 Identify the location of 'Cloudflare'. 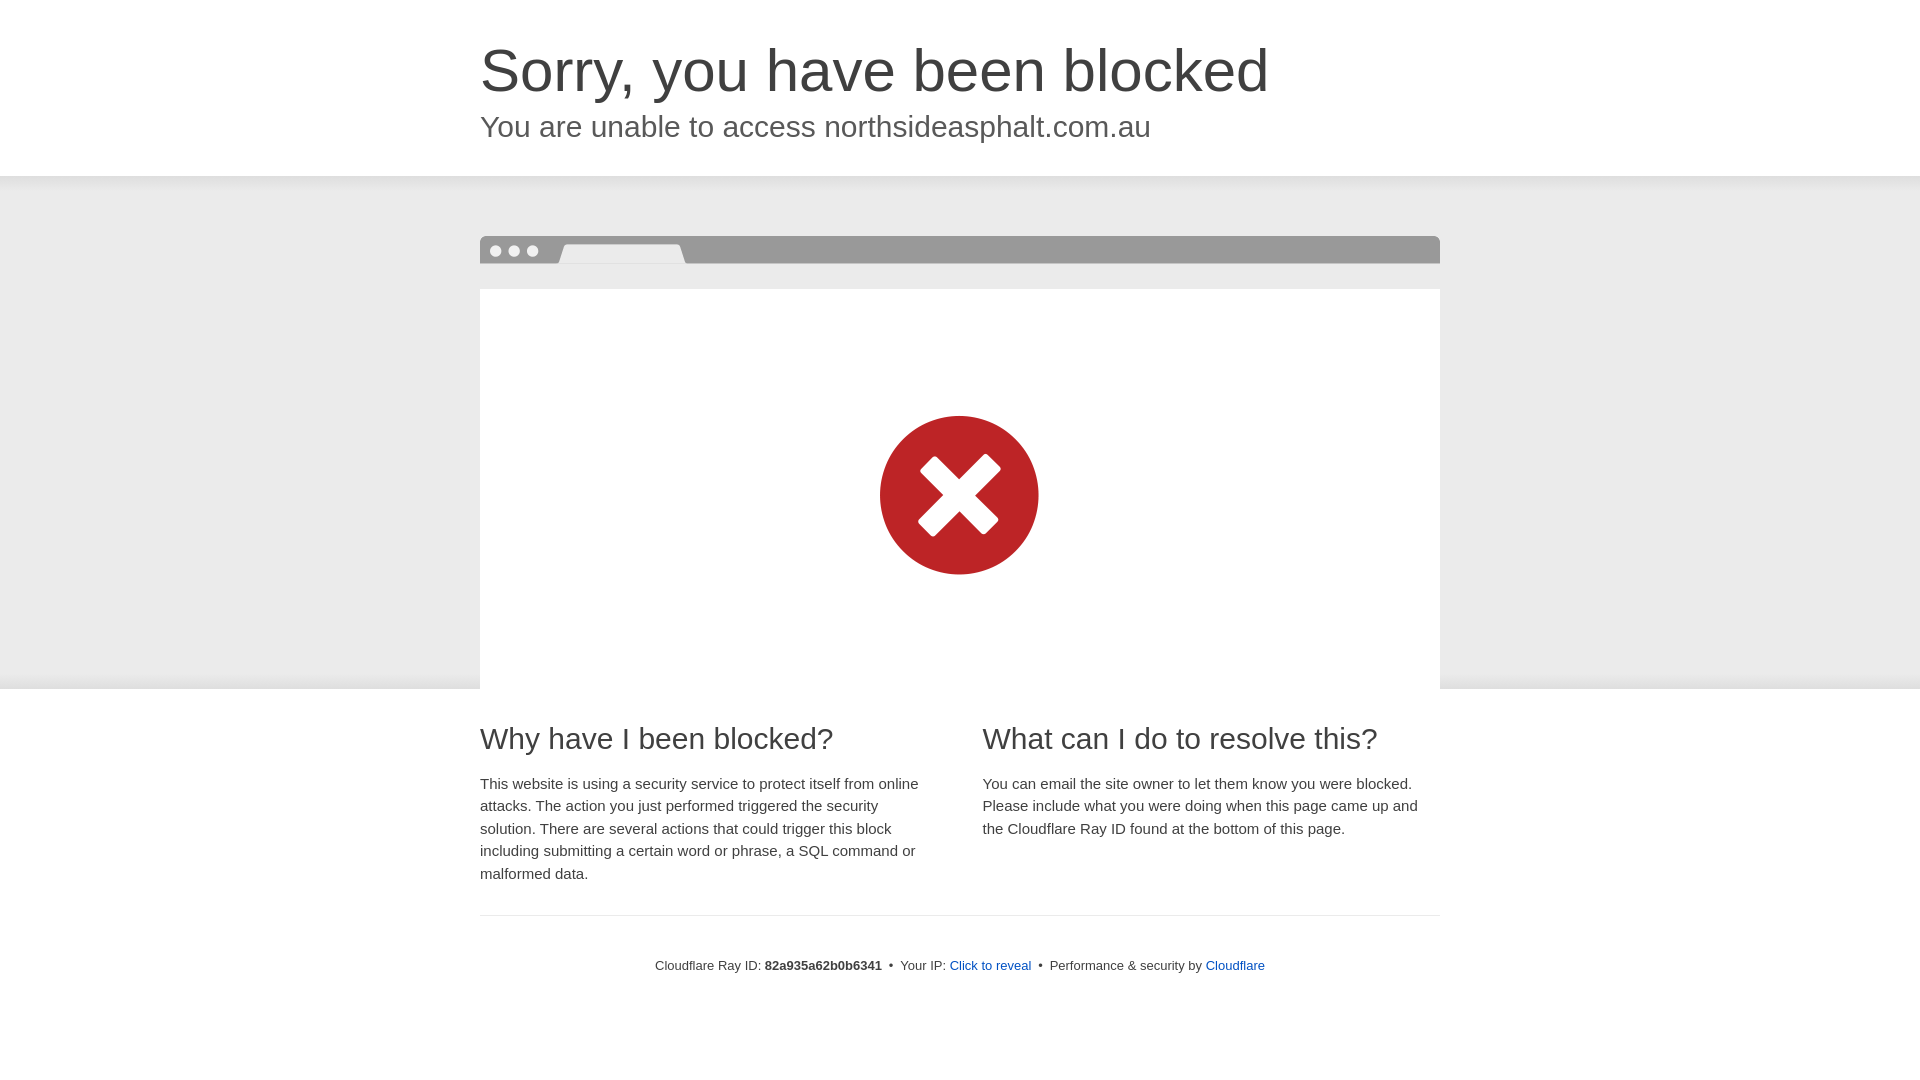
(1234, 964).